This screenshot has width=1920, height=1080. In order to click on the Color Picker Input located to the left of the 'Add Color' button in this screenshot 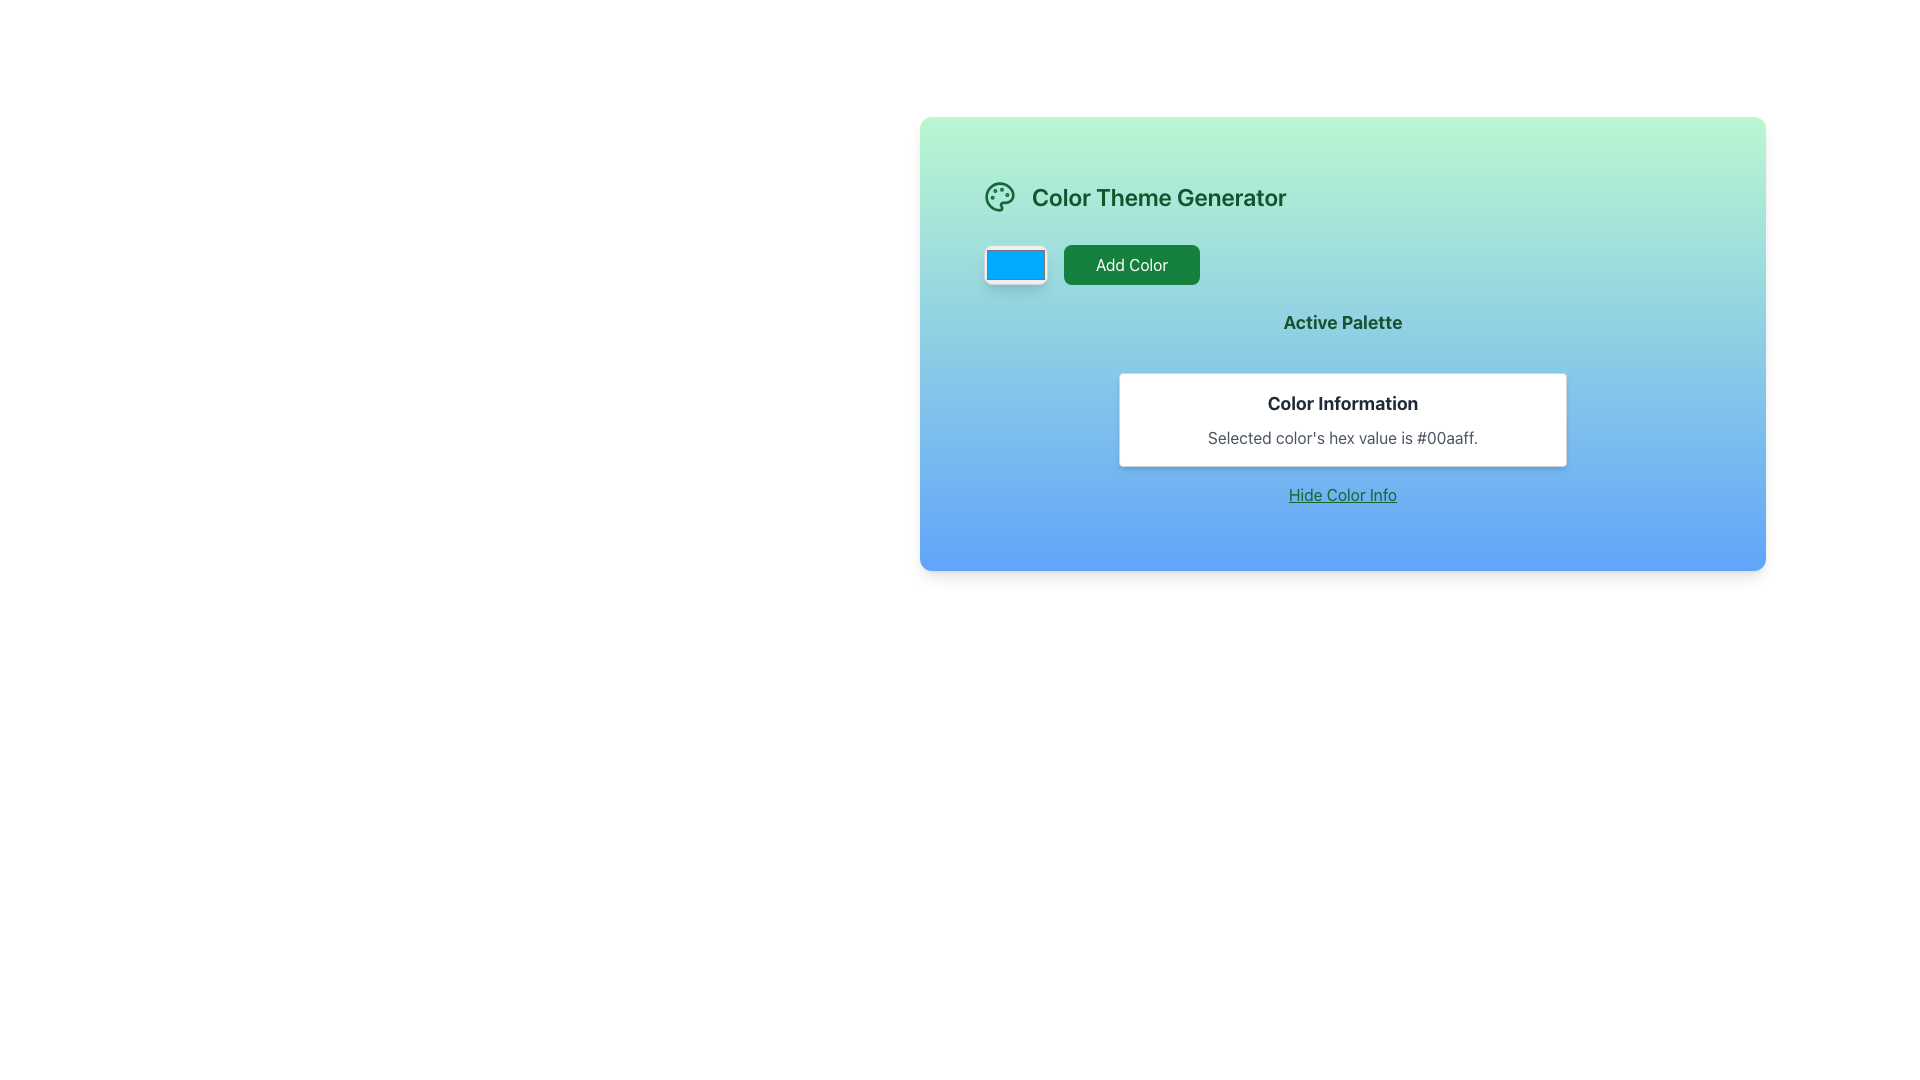, I will do `click(1016, 264)`.